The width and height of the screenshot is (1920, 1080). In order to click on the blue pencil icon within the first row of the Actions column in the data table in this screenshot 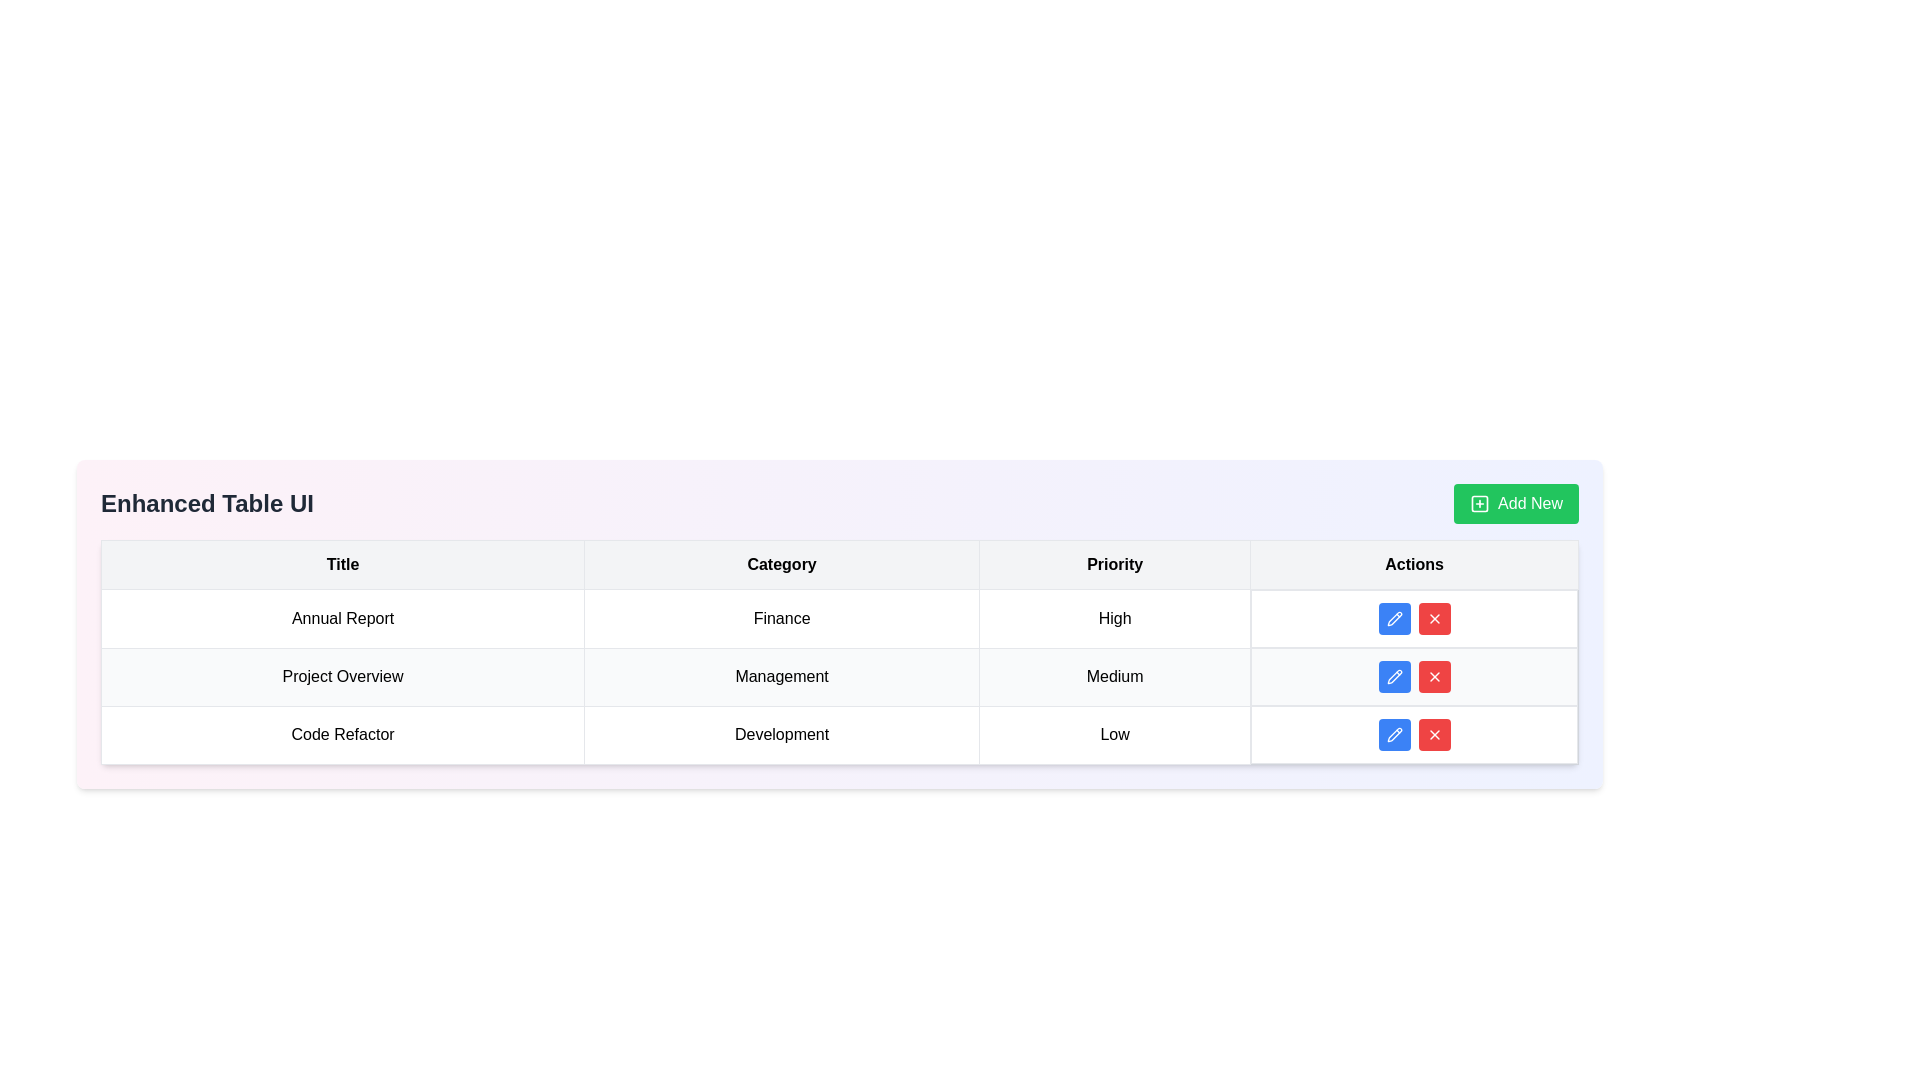, I will do `click(1393, 617)`.